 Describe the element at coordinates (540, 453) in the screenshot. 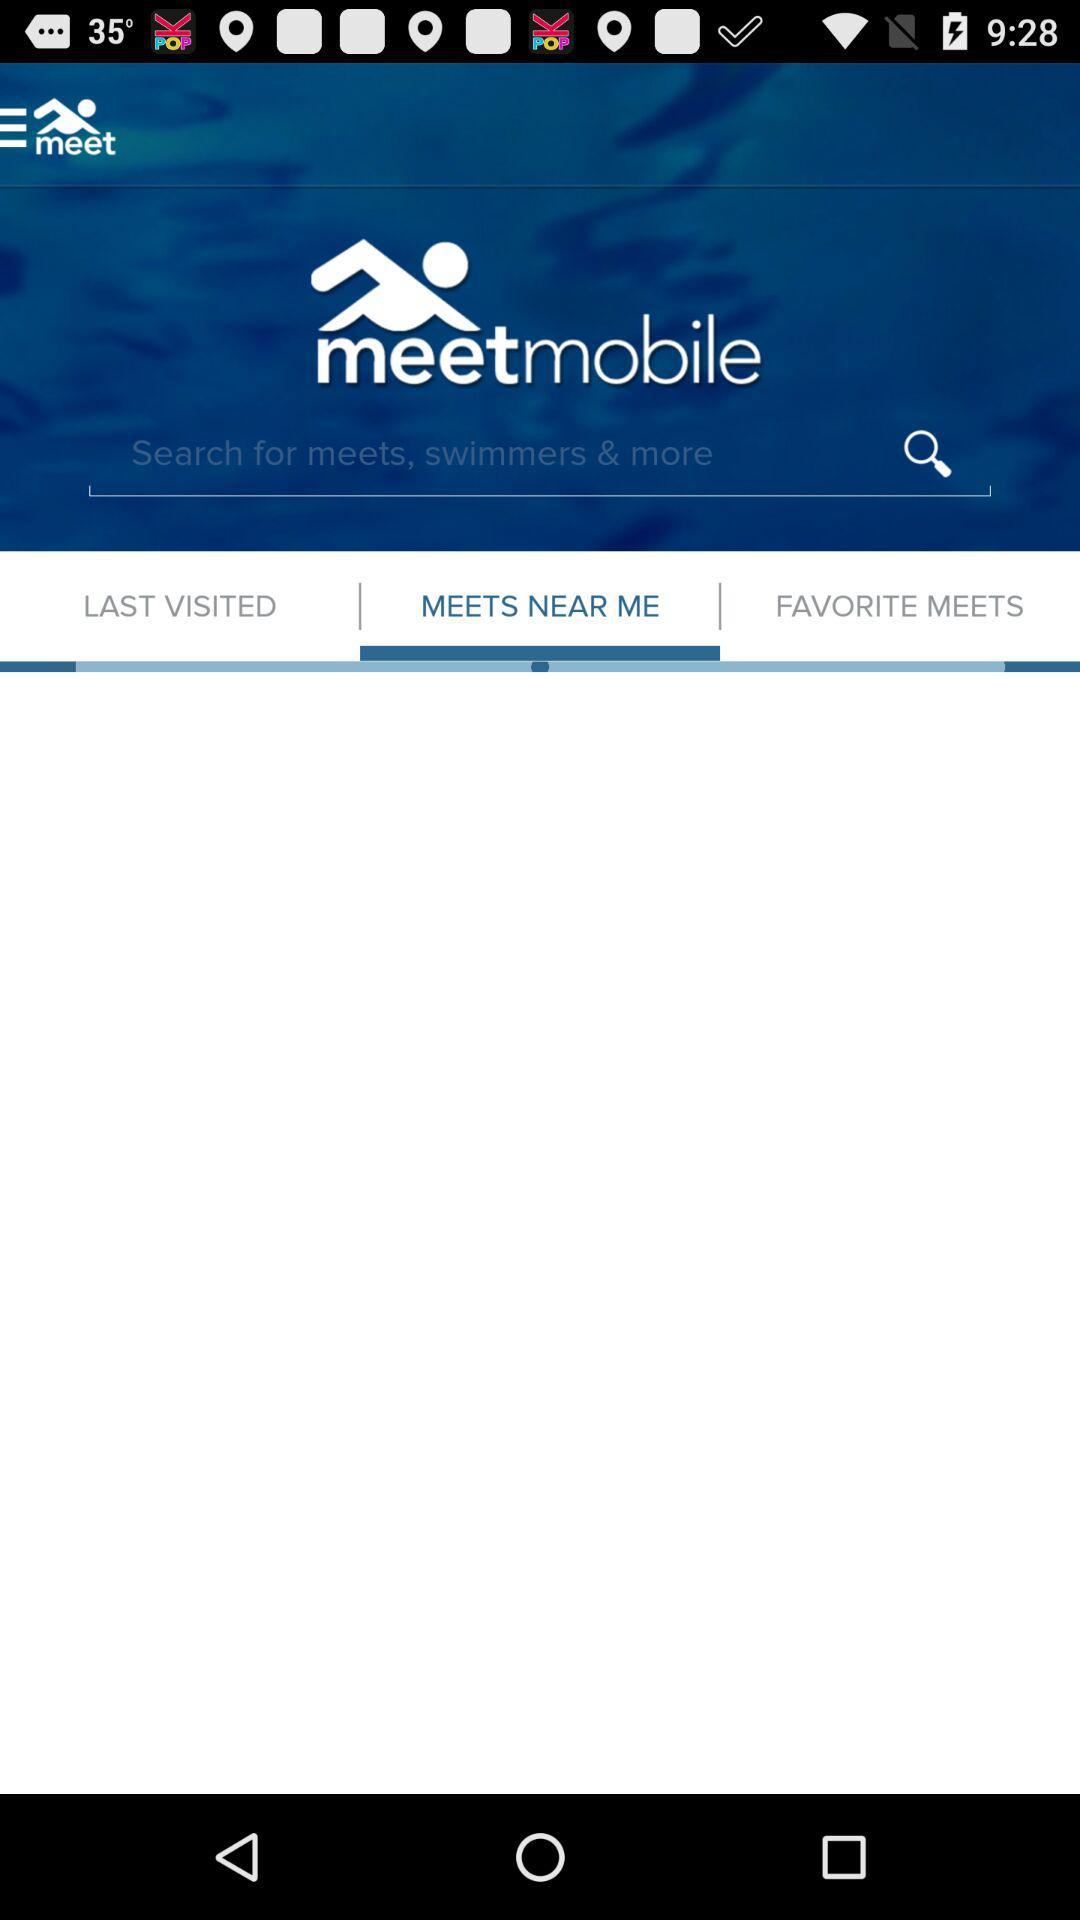

I see `search` at that location.